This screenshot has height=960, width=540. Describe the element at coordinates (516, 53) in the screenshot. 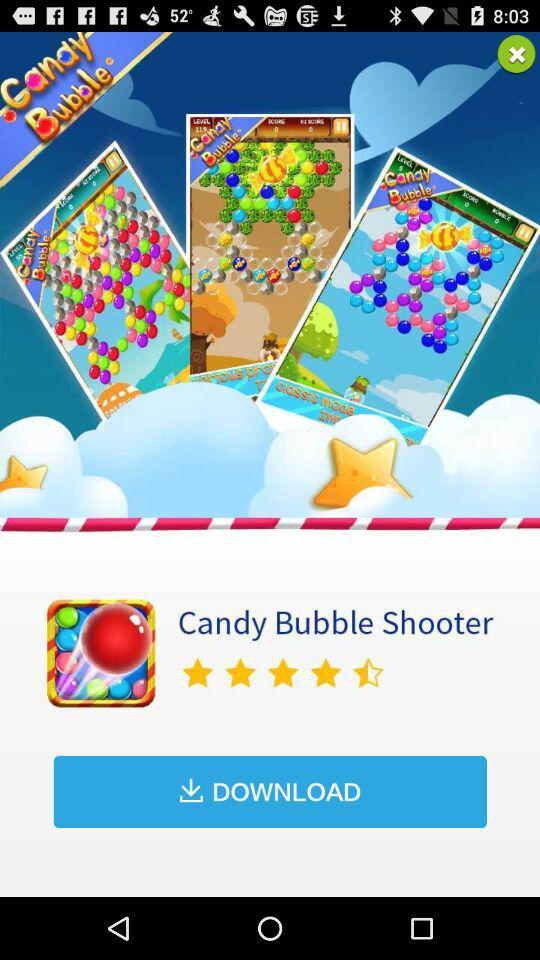

I see `advertisement` at that location.